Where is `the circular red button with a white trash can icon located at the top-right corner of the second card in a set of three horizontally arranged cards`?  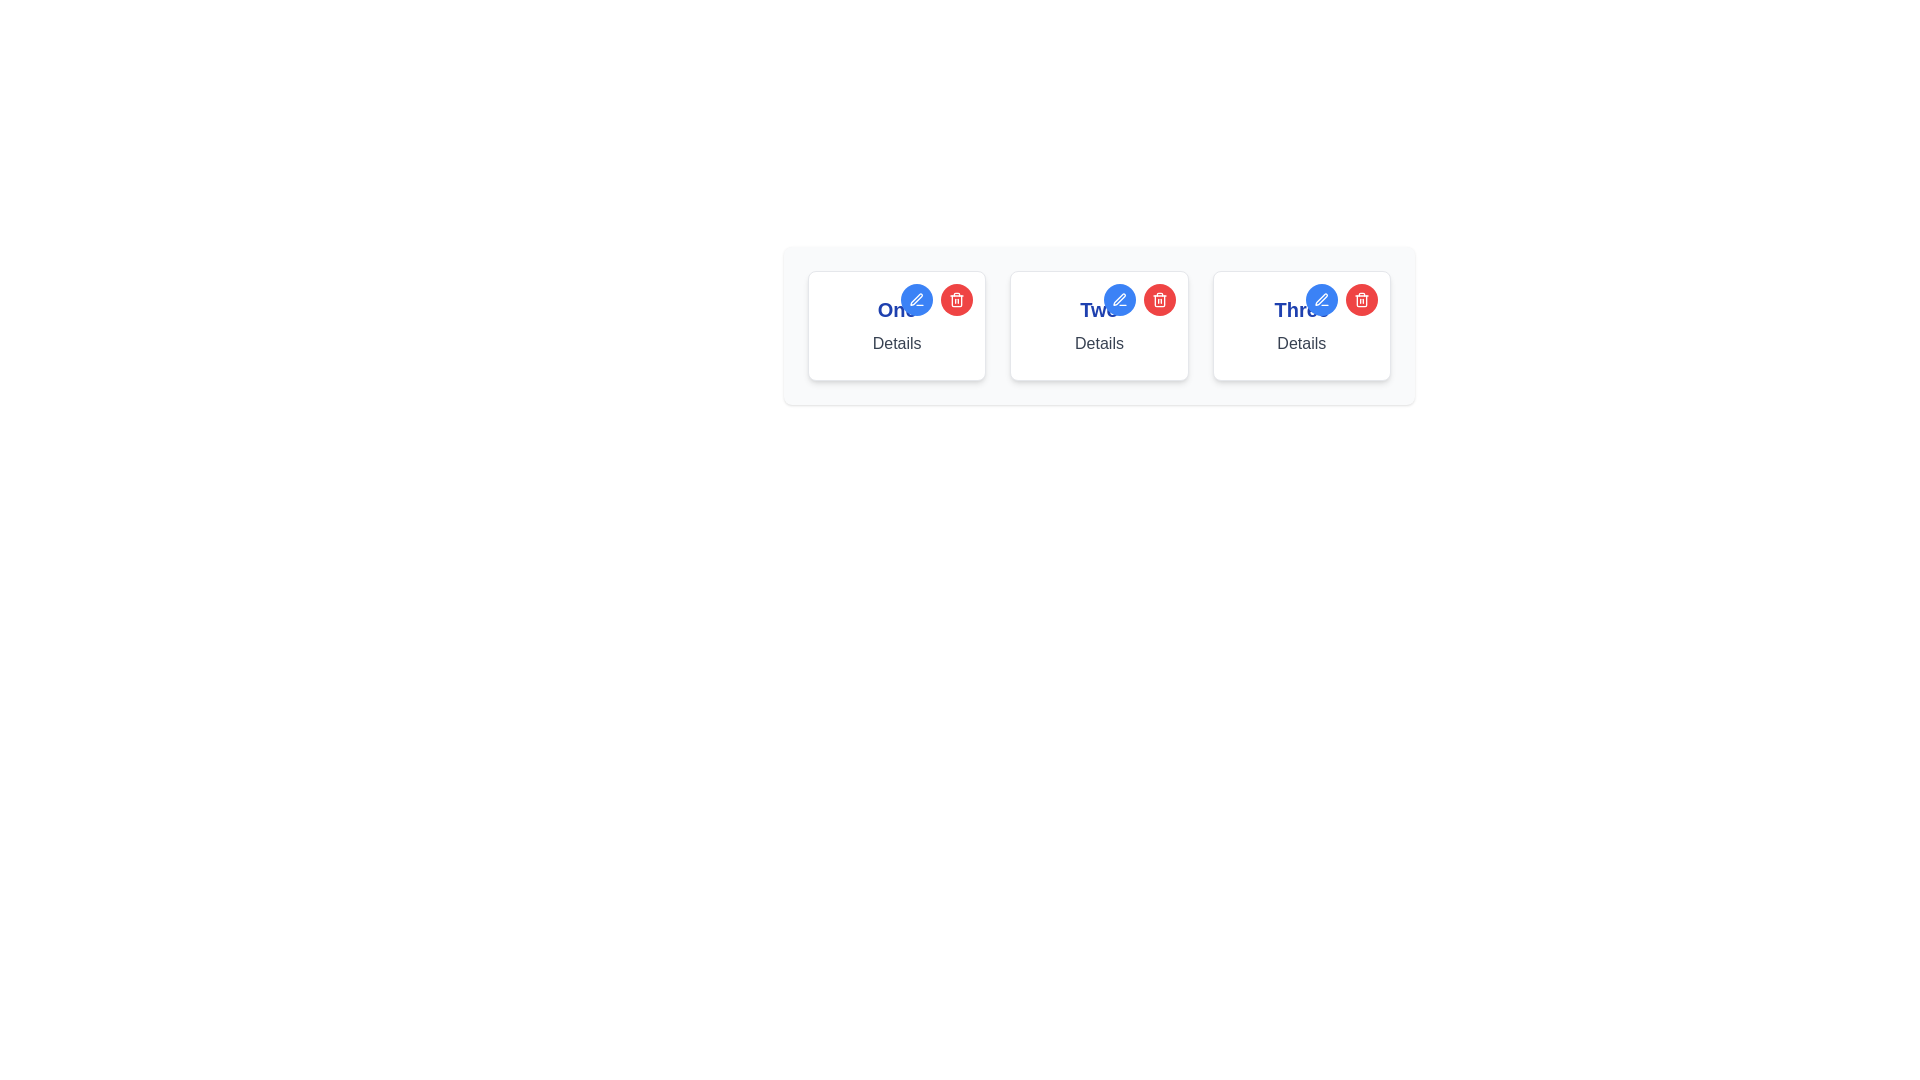
the circular red button with a white trash can icon located at the top-right corner of the second card in a set of three horizontally arranged cards is located at coordinates (1159, 300).